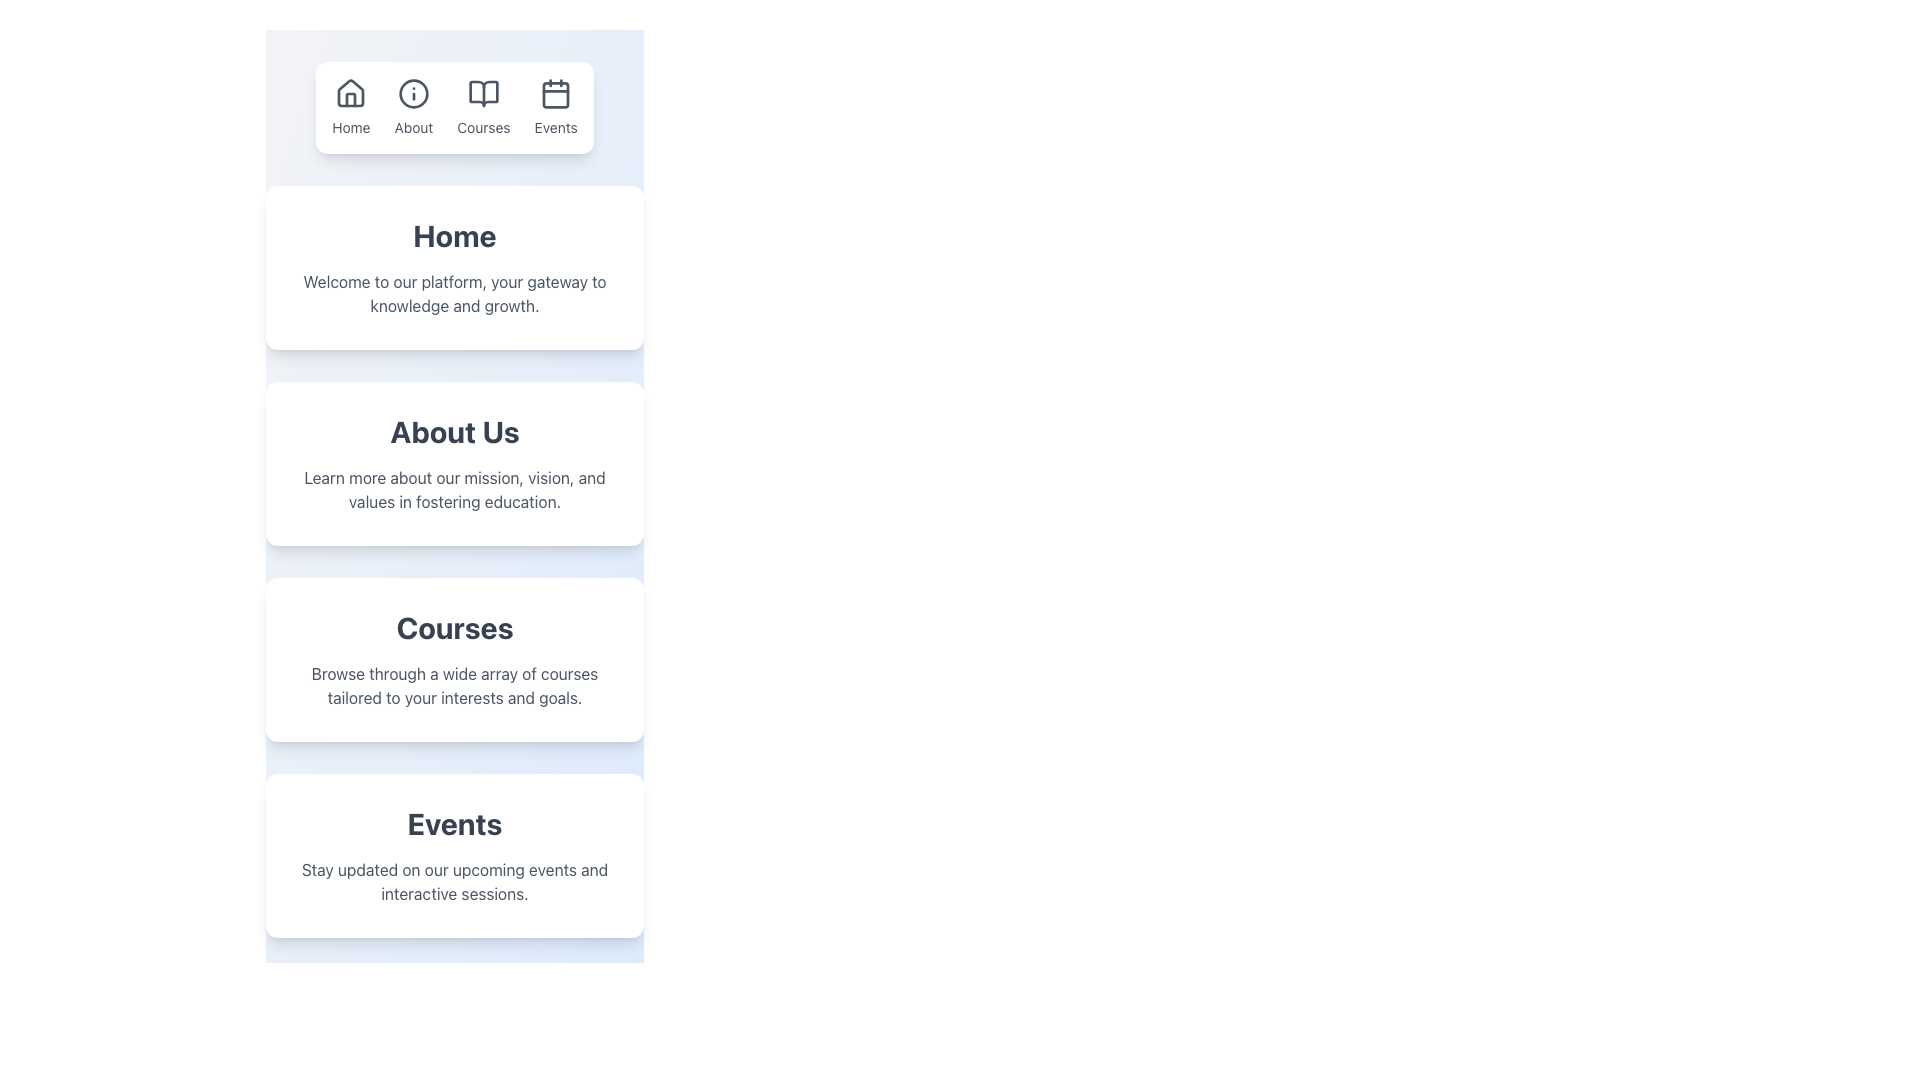 Image resolution: width=1920 pixels, height=1080 pixels. Describe the element at coordinates (351, 127) in the screenshot. I see `the 'Home' navigation label, which is a small-sized text label displayed in a neutral color located below a house icon in the top-left corner of the navigation bar` at that location.